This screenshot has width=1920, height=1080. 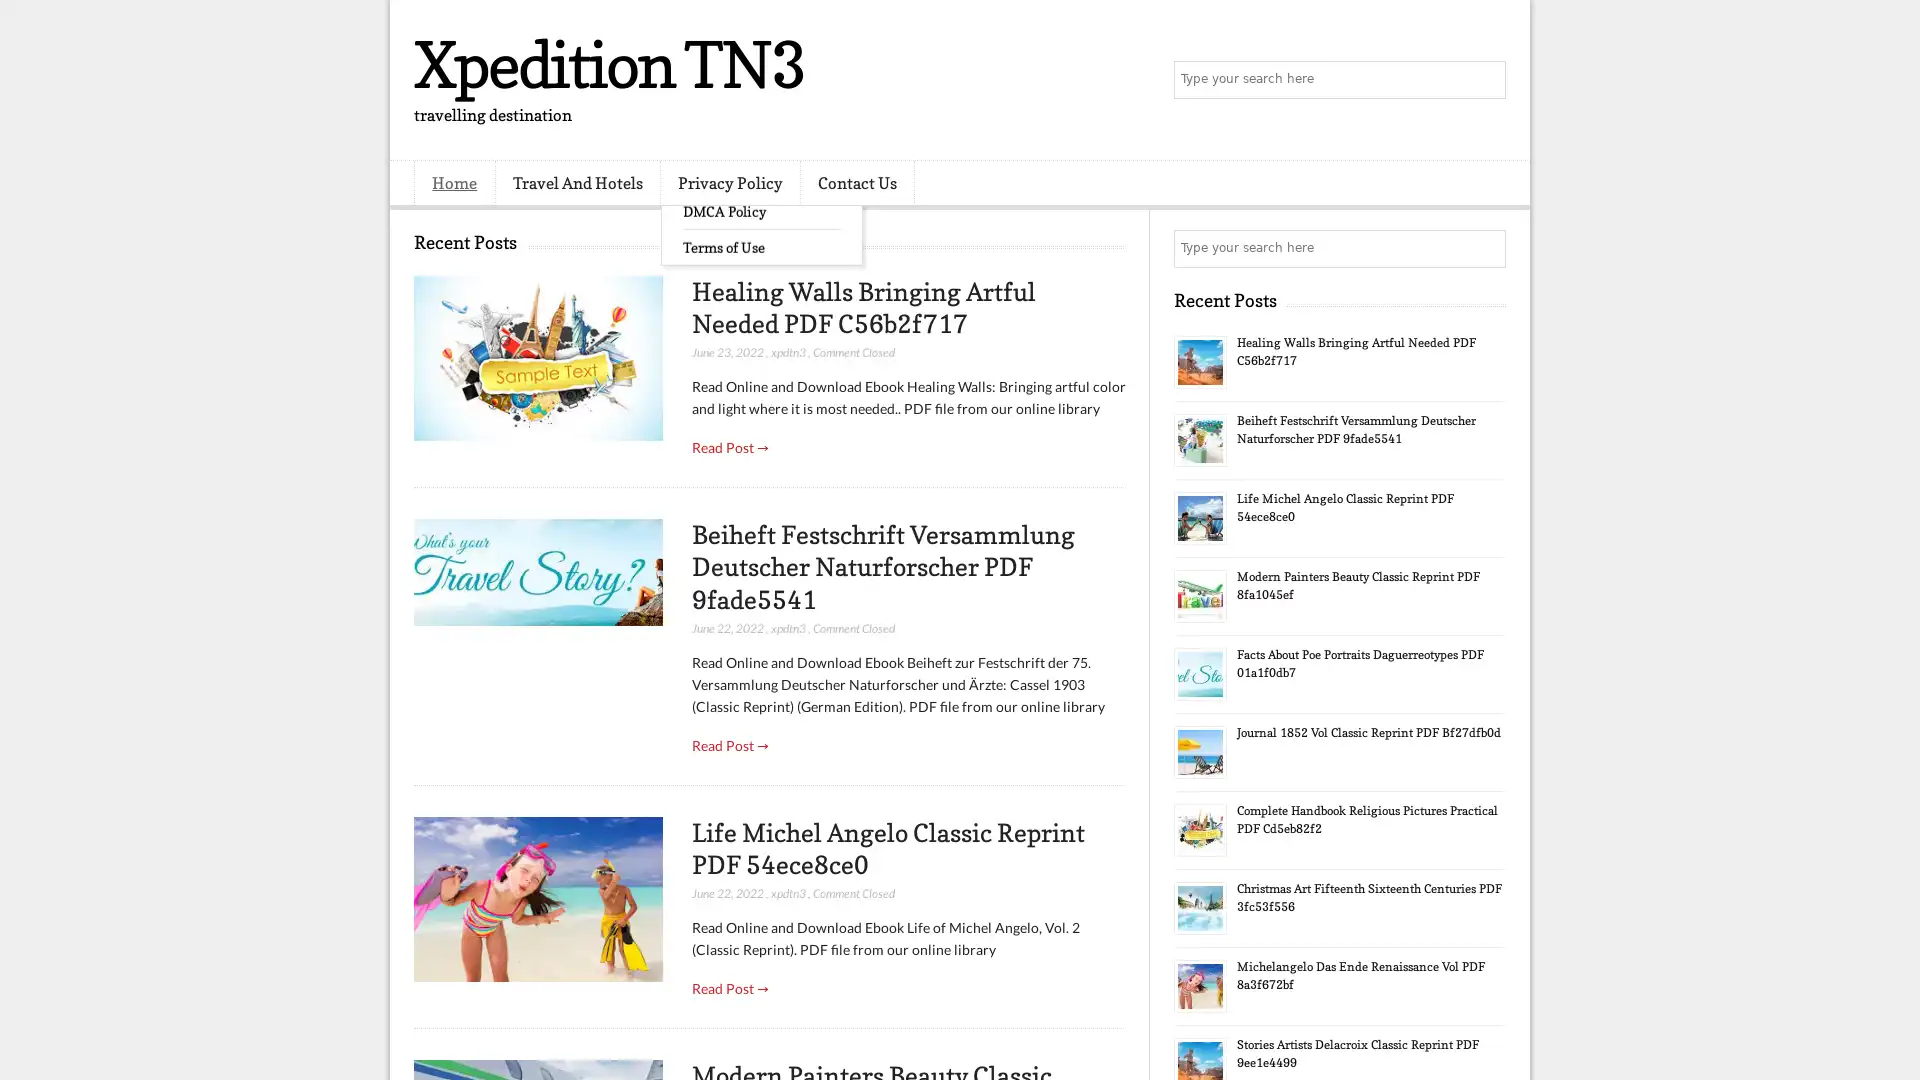 What do you see at coordinates (1485, 248) in the screenshot?
I see `Search` at bounding box center [1485, 248].